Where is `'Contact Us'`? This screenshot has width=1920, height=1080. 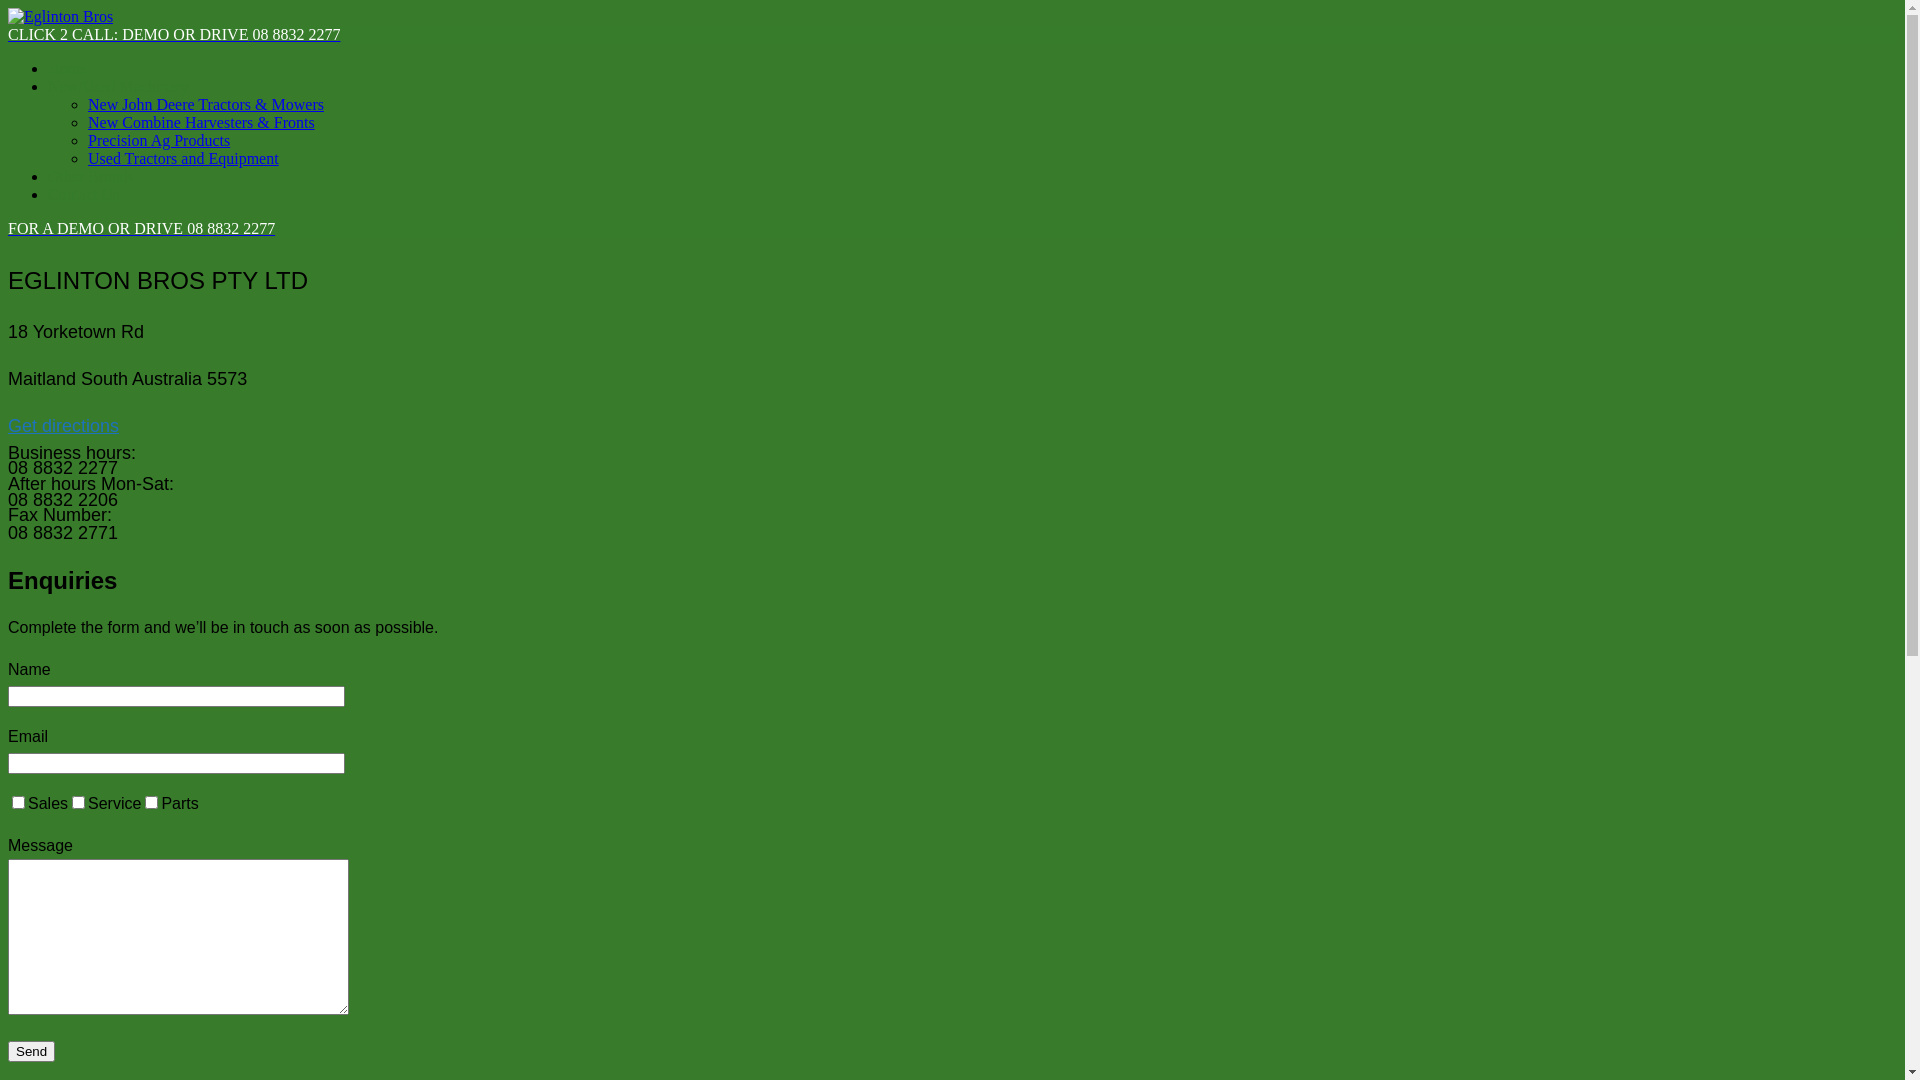
'Contact Us' is located at coordinates (82, 194).